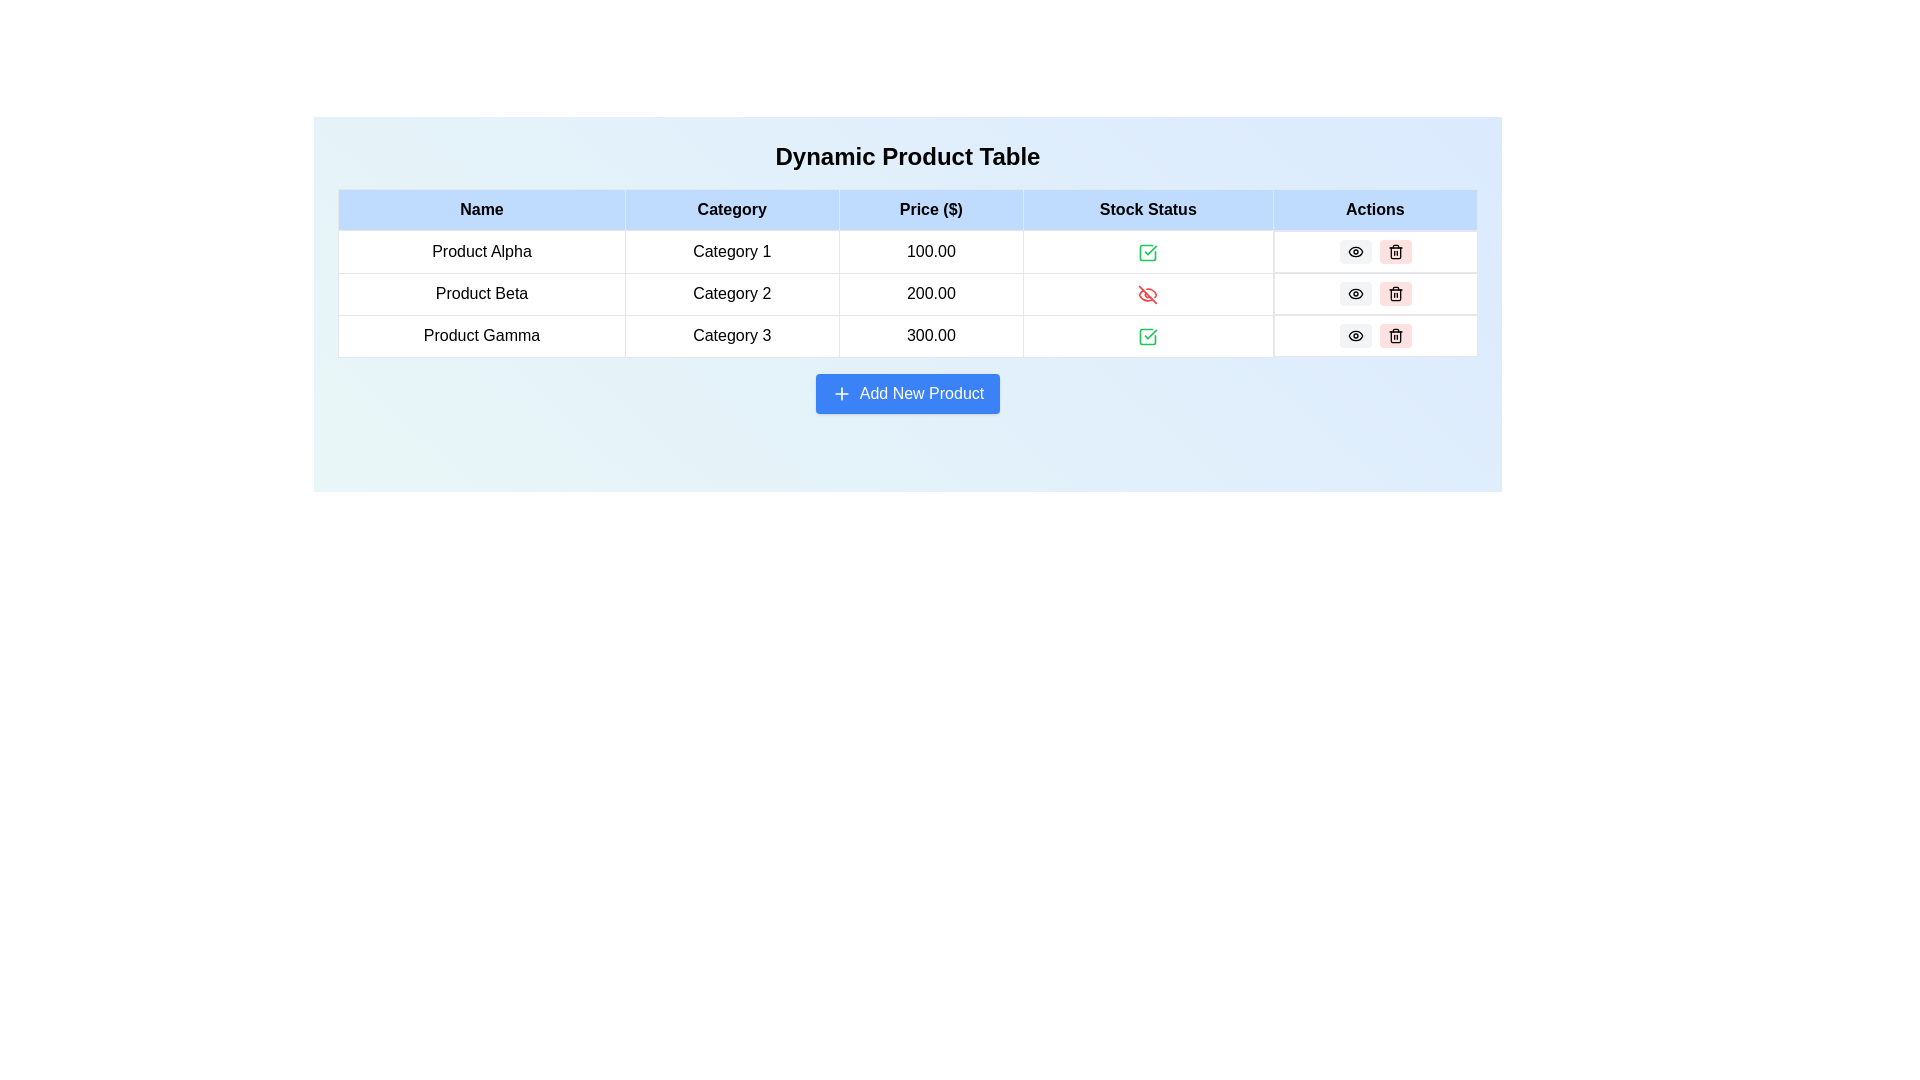 The height and width of the screenshot is (1080, 1920). Describe the element at coordinates (1355, 334) in the screenshot. I see `the small, light gray button with a black eye-shaped icon in the 'Actions' column of the last row of the table` at that location.